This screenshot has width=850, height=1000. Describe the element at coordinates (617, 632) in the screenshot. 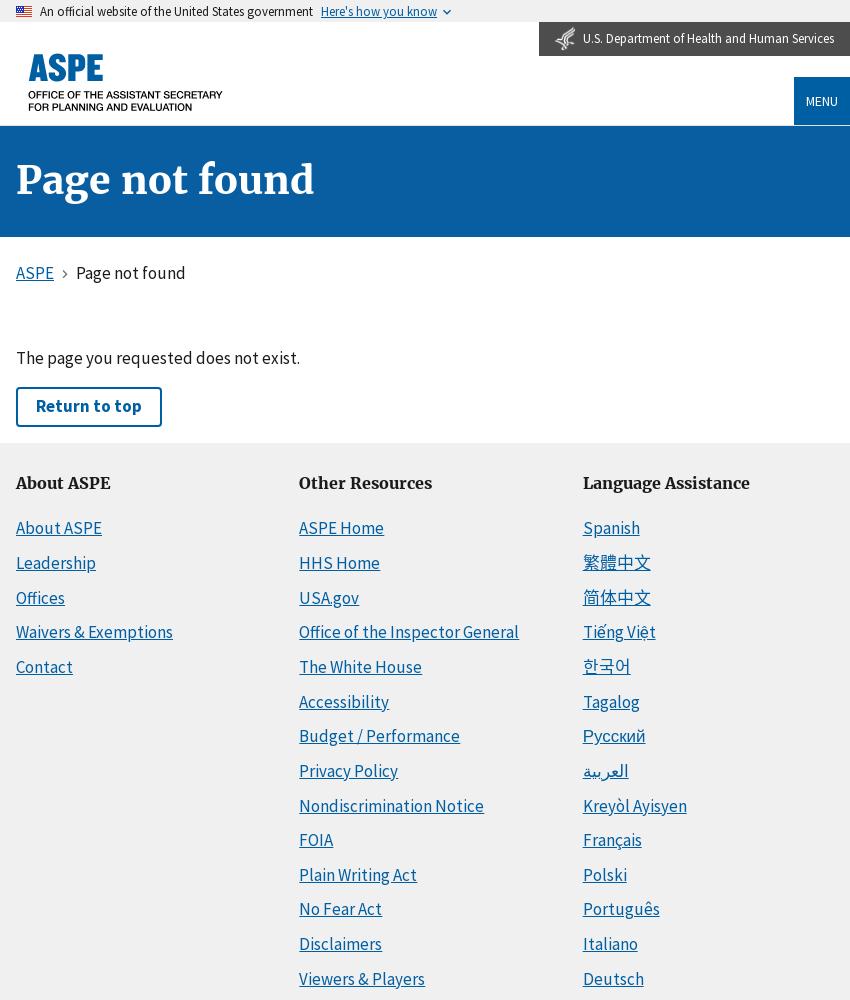

I see `'Tiếng Việt'` at that location.